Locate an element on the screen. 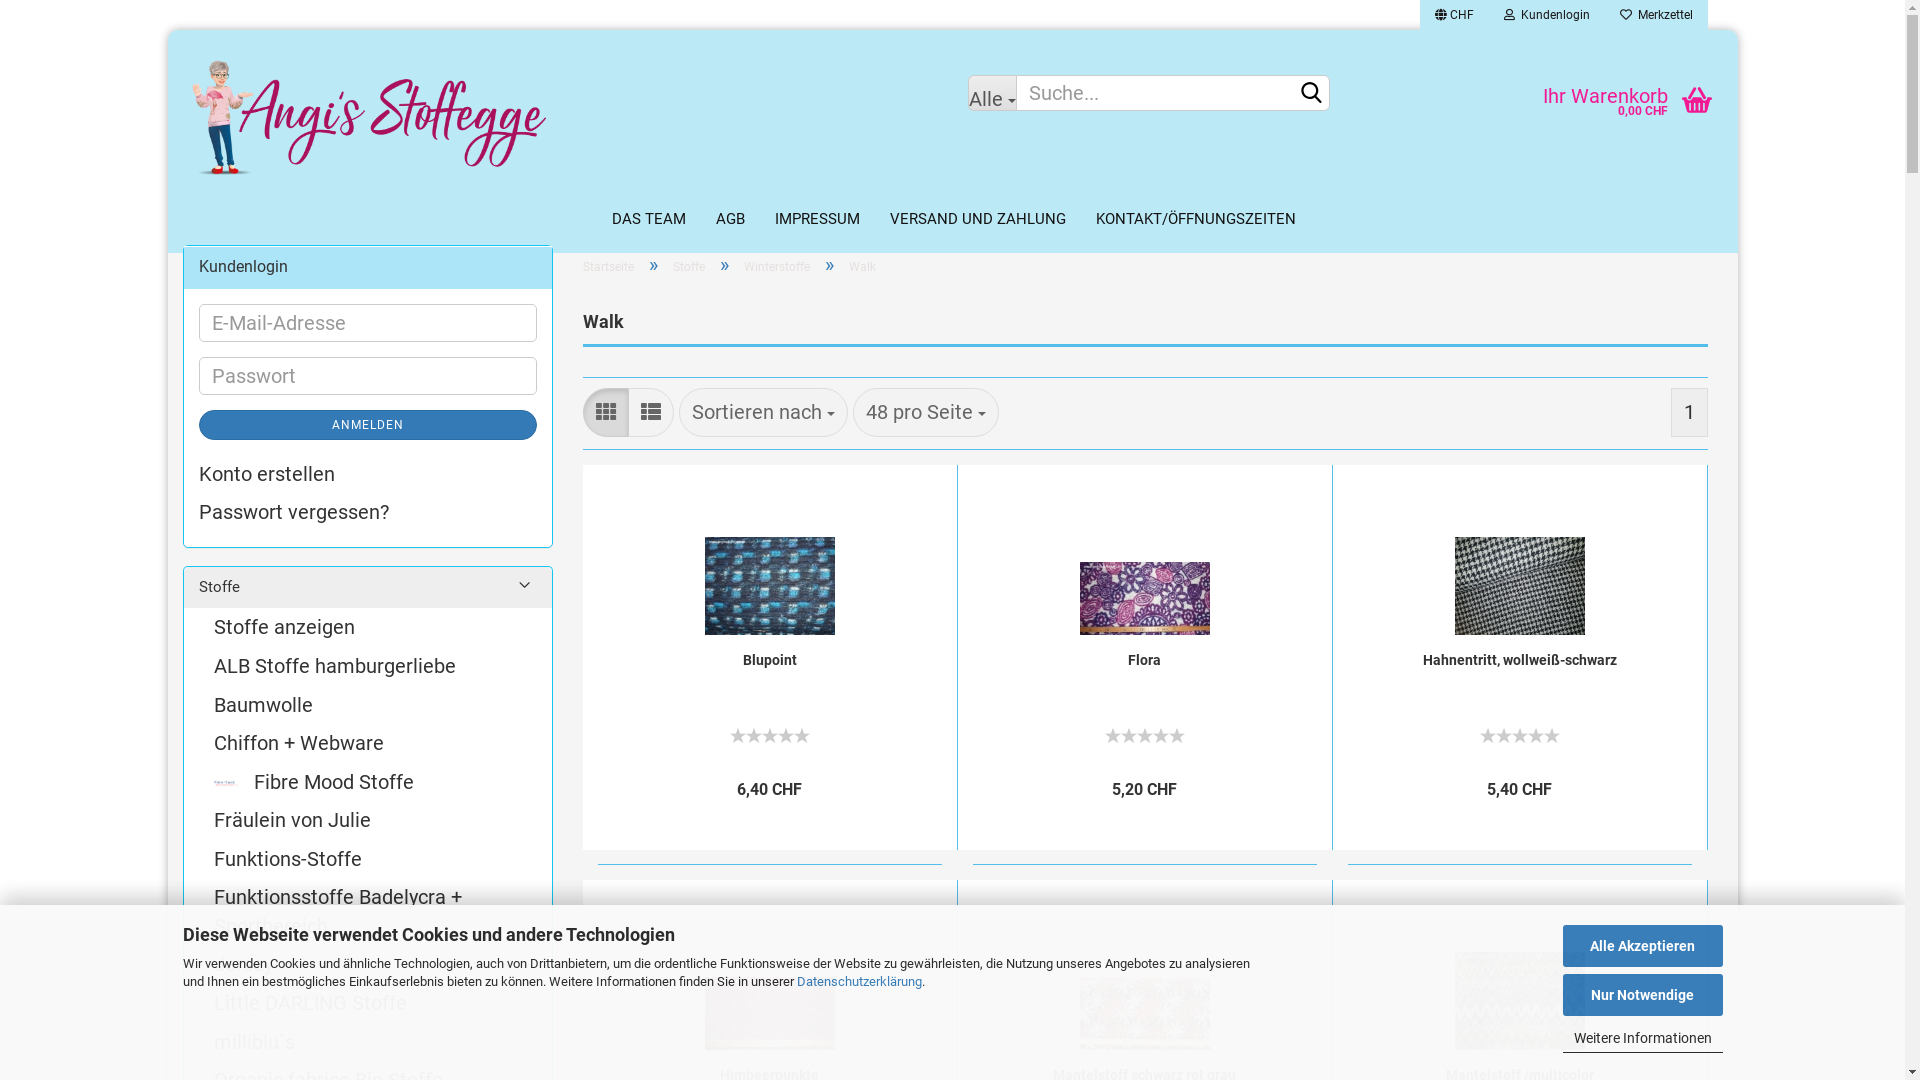  'Chiffon + Webware' is located at coordinates (368, 743).